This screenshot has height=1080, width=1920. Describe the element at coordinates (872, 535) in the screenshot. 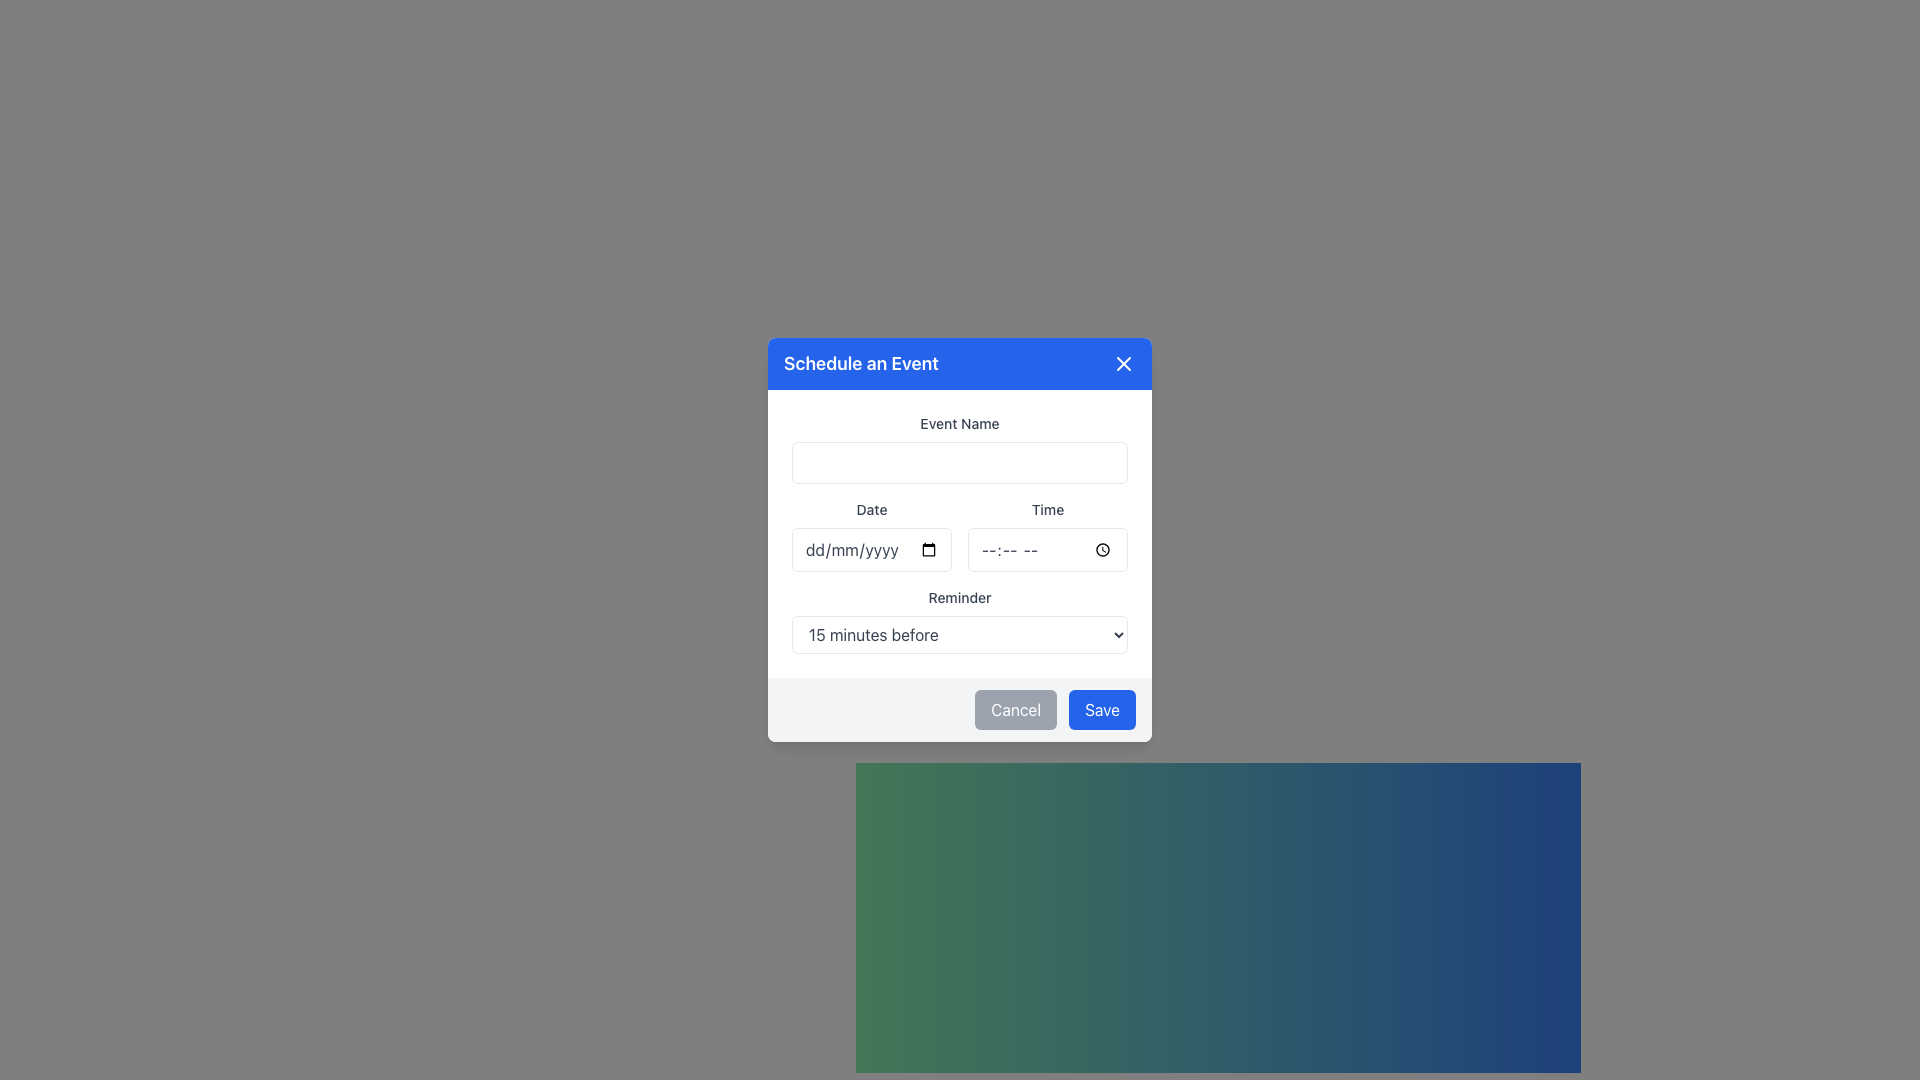

I see `the calendar icon of the date input field labeled 'Date'` at that location.